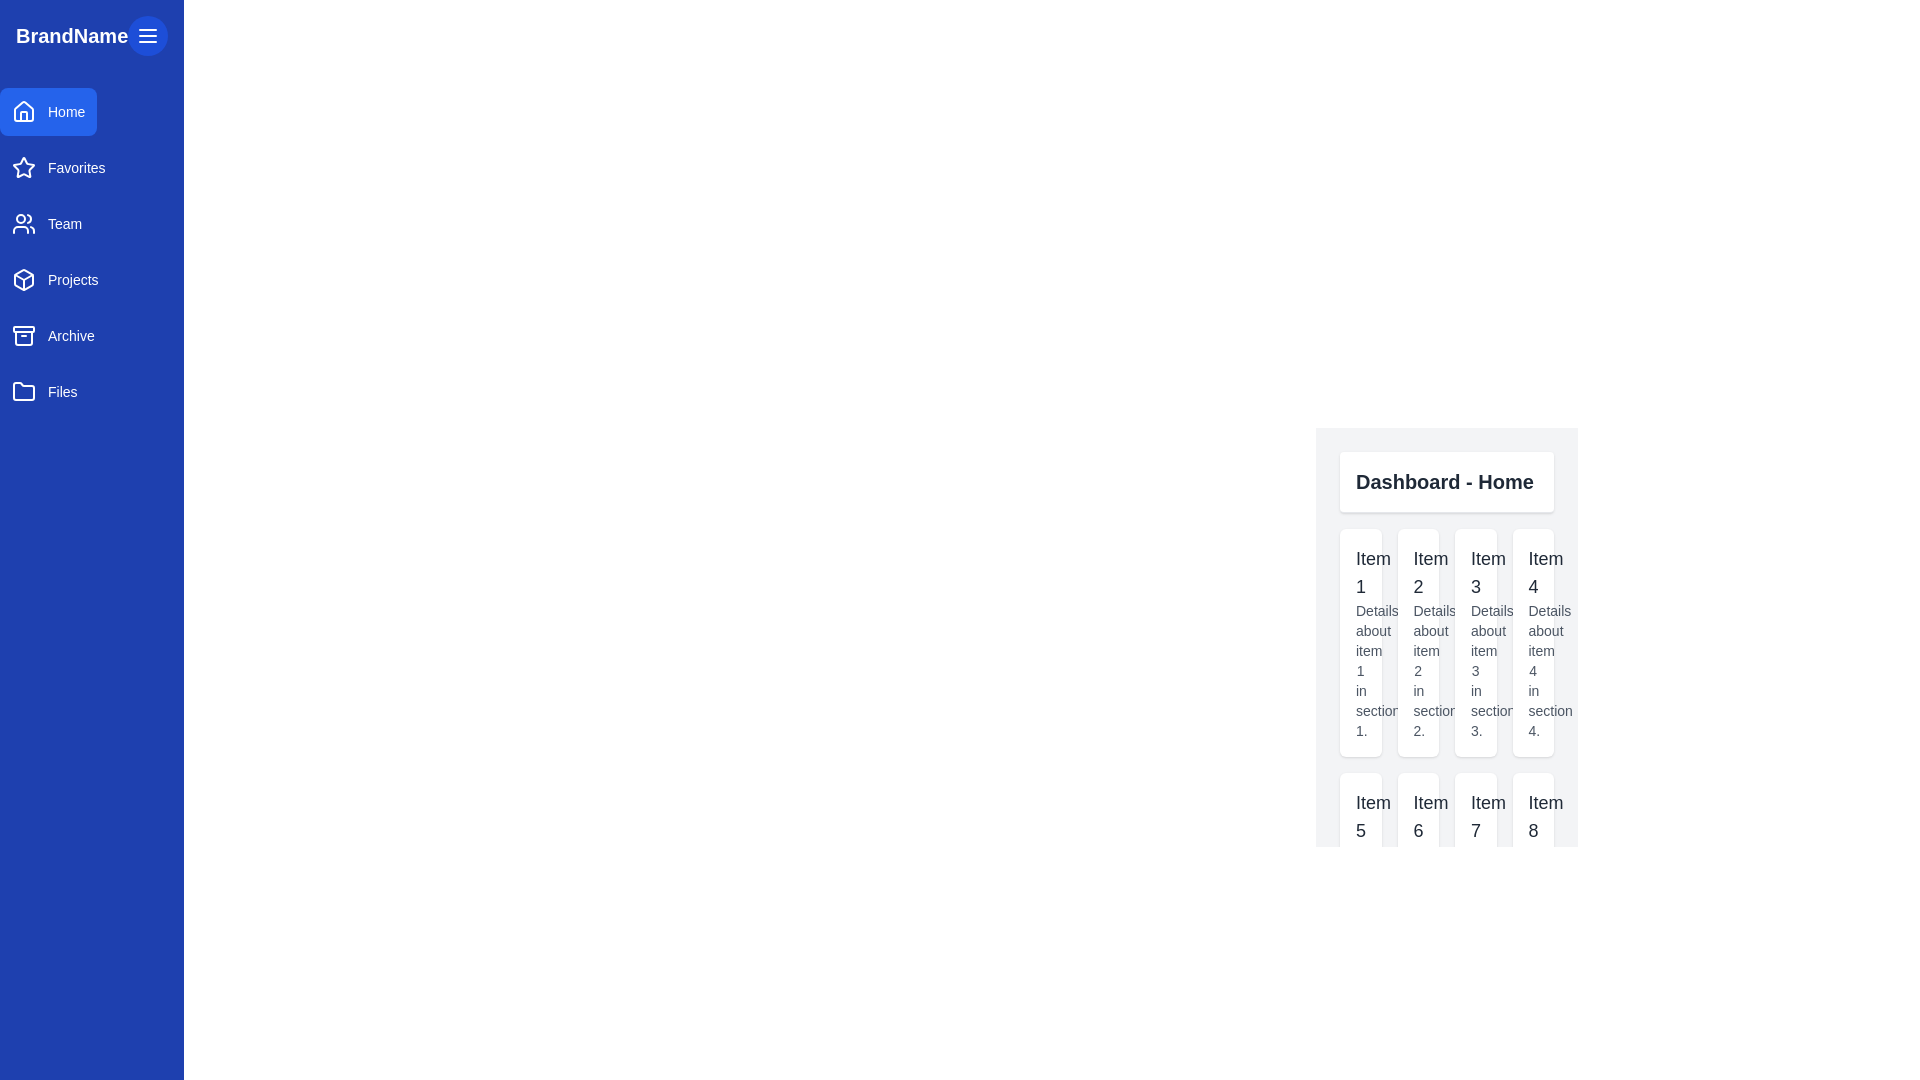 Image resolution: width=1920 pixels, height=1080 pixels. I want to click on the 'Home' button, which is a text element displayed in white sans-serif font on a blue rectangular button within the vertical navigation menu, so click(66, 111).